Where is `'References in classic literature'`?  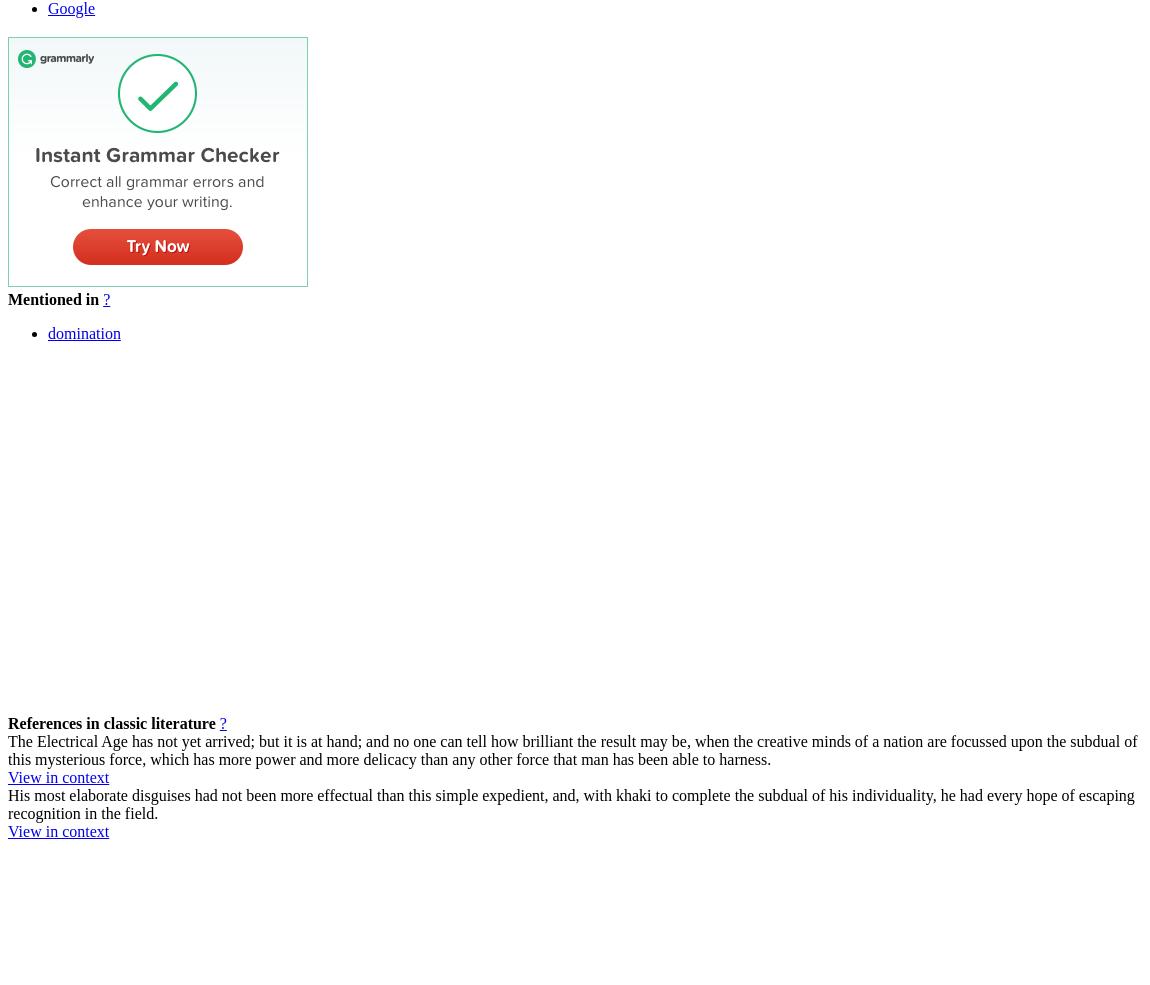
'References in classic literature' is located at coordinates (110, 722).